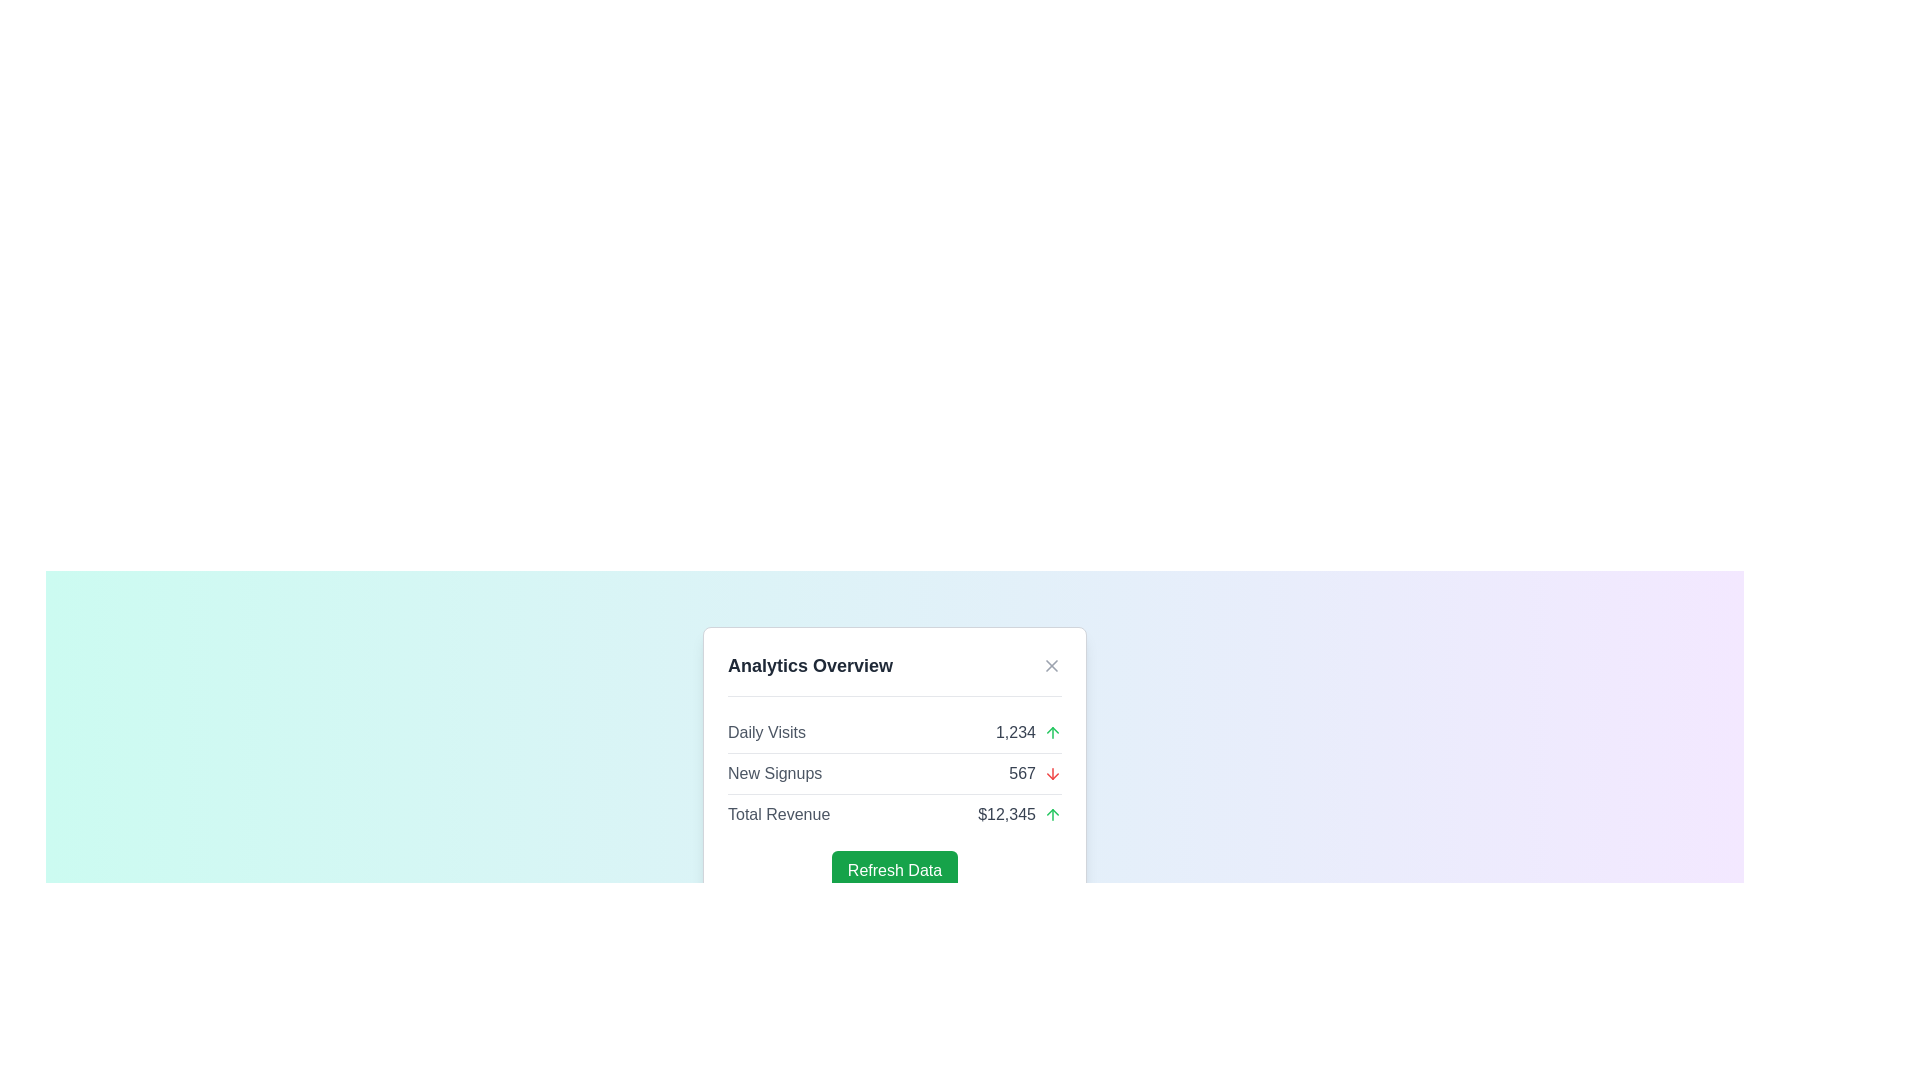 Image resolution: width=1920 pixels, height=1080 pixels. Describe the element at coordinates (1051, 814) in the screenshot. I see `the growth indicator icon located to the right of the text '$12,345' in the bottom-most row of the 'Analytics Overview' display box for additional details or actions` at that location.